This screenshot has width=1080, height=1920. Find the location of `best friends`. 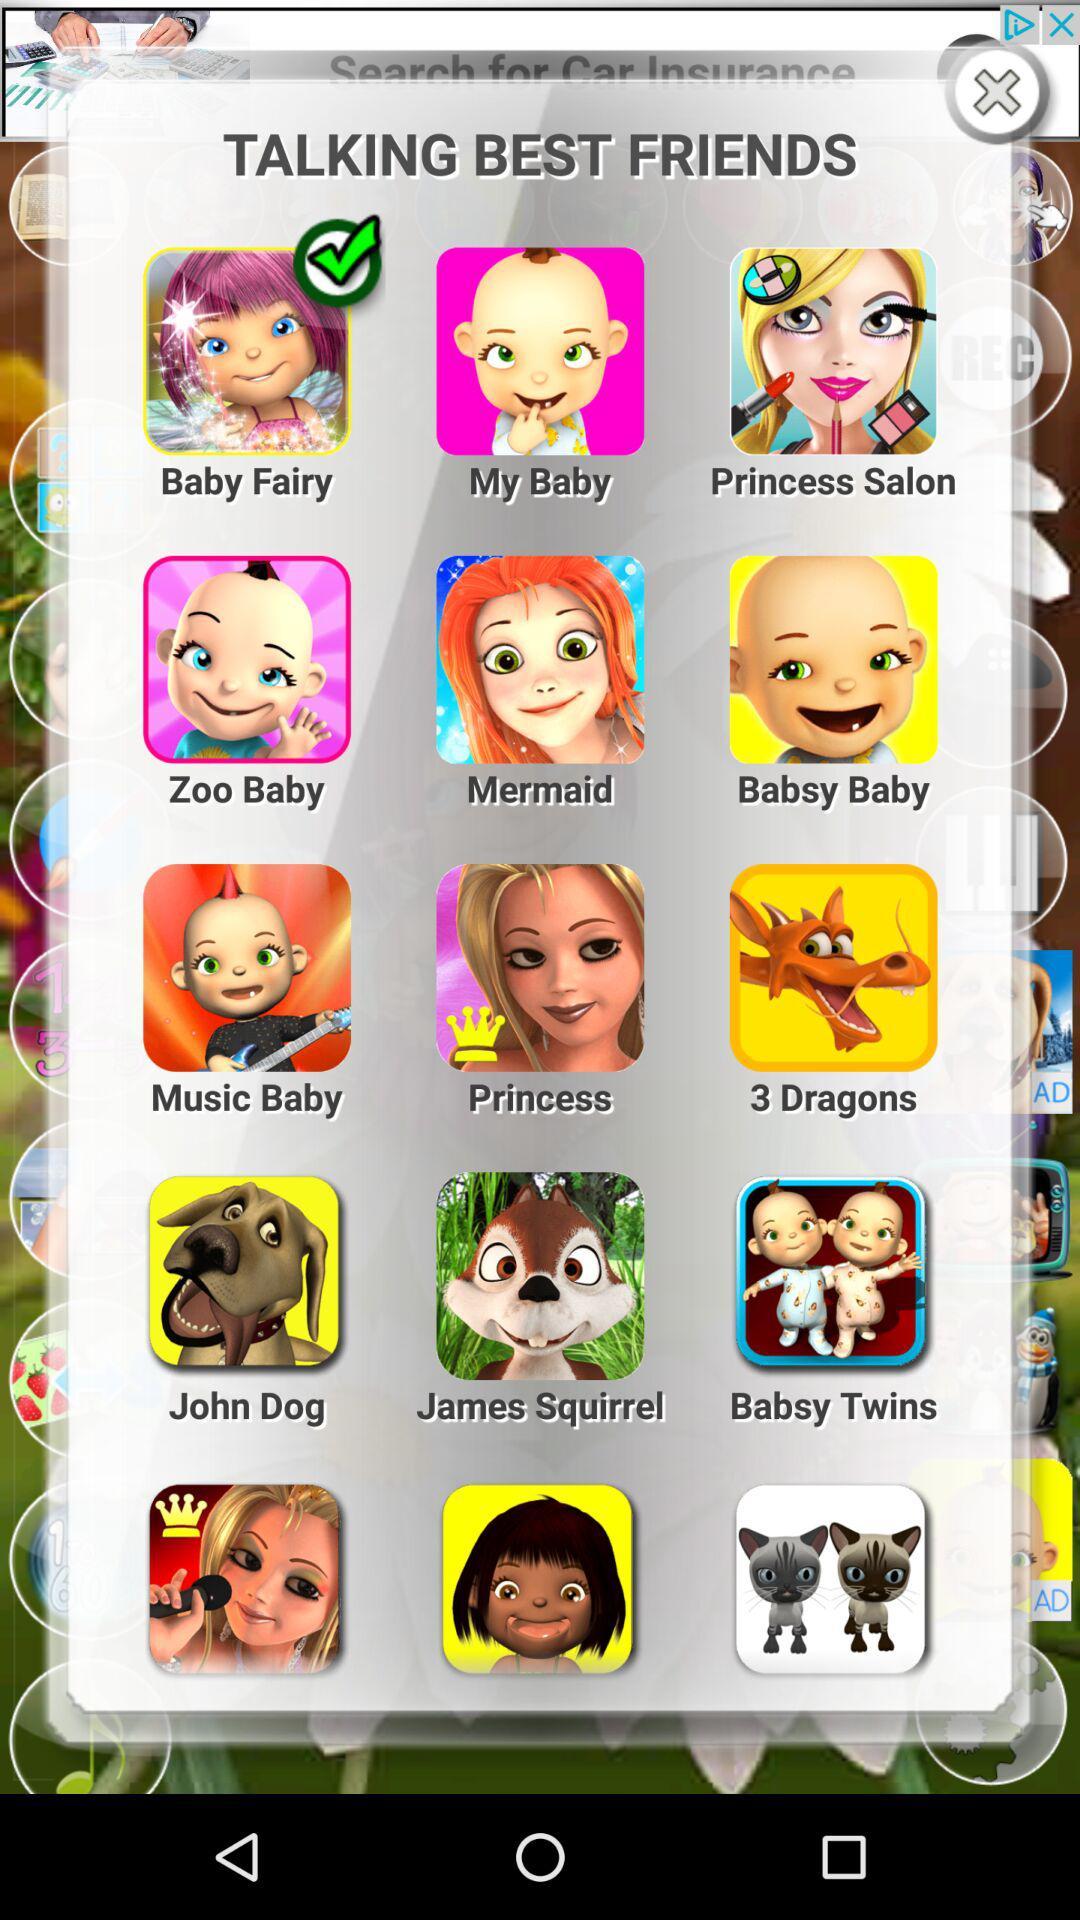

best friends is located at coordinates (1001, 93).